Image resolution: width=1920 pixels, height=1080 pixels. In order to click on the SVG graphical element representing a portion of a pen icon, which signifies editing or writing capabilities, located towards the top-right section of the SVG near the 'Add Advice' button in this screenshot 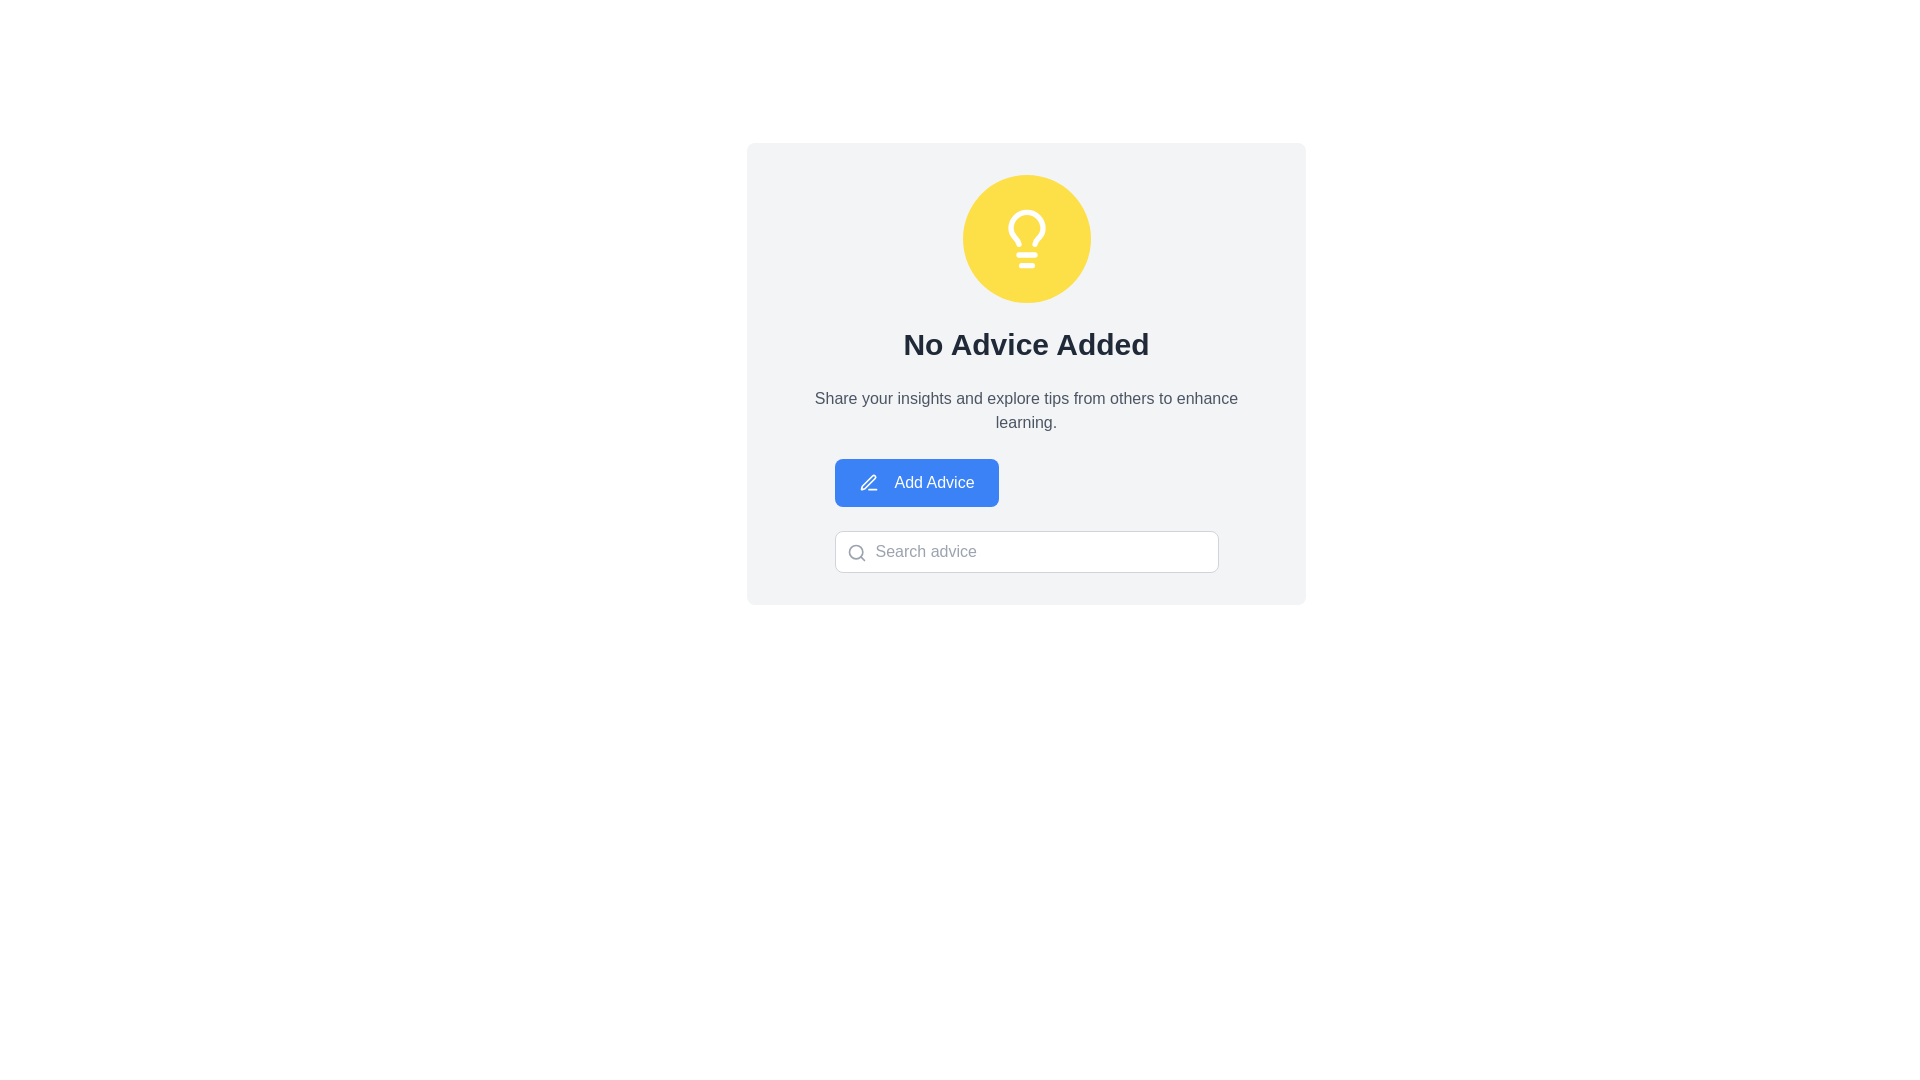, I will do `click(868, 482)`.